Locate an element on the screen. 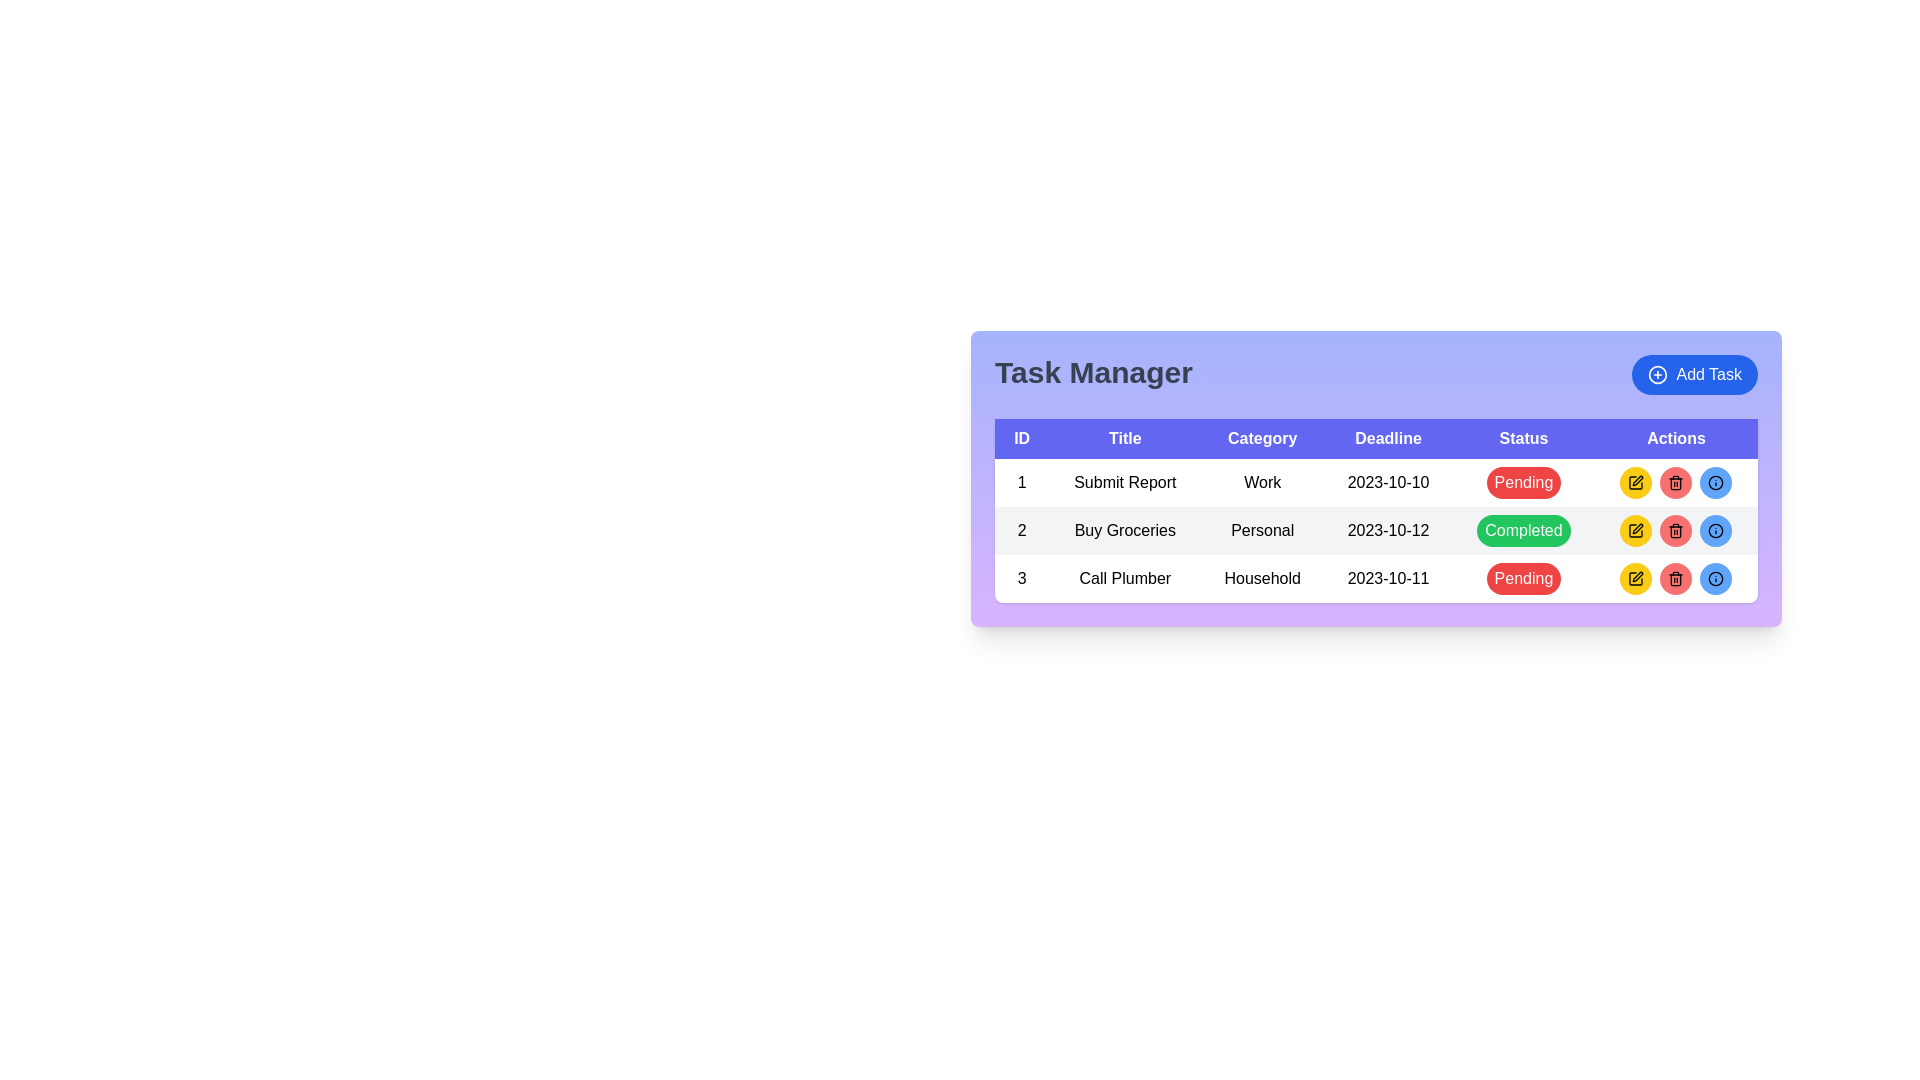  the 'Completed' status button located in the 'Status' column of the second row for the task titled 'Buy Groceries' in the 'Task Manager' table is located at coordinates (1522, 530).